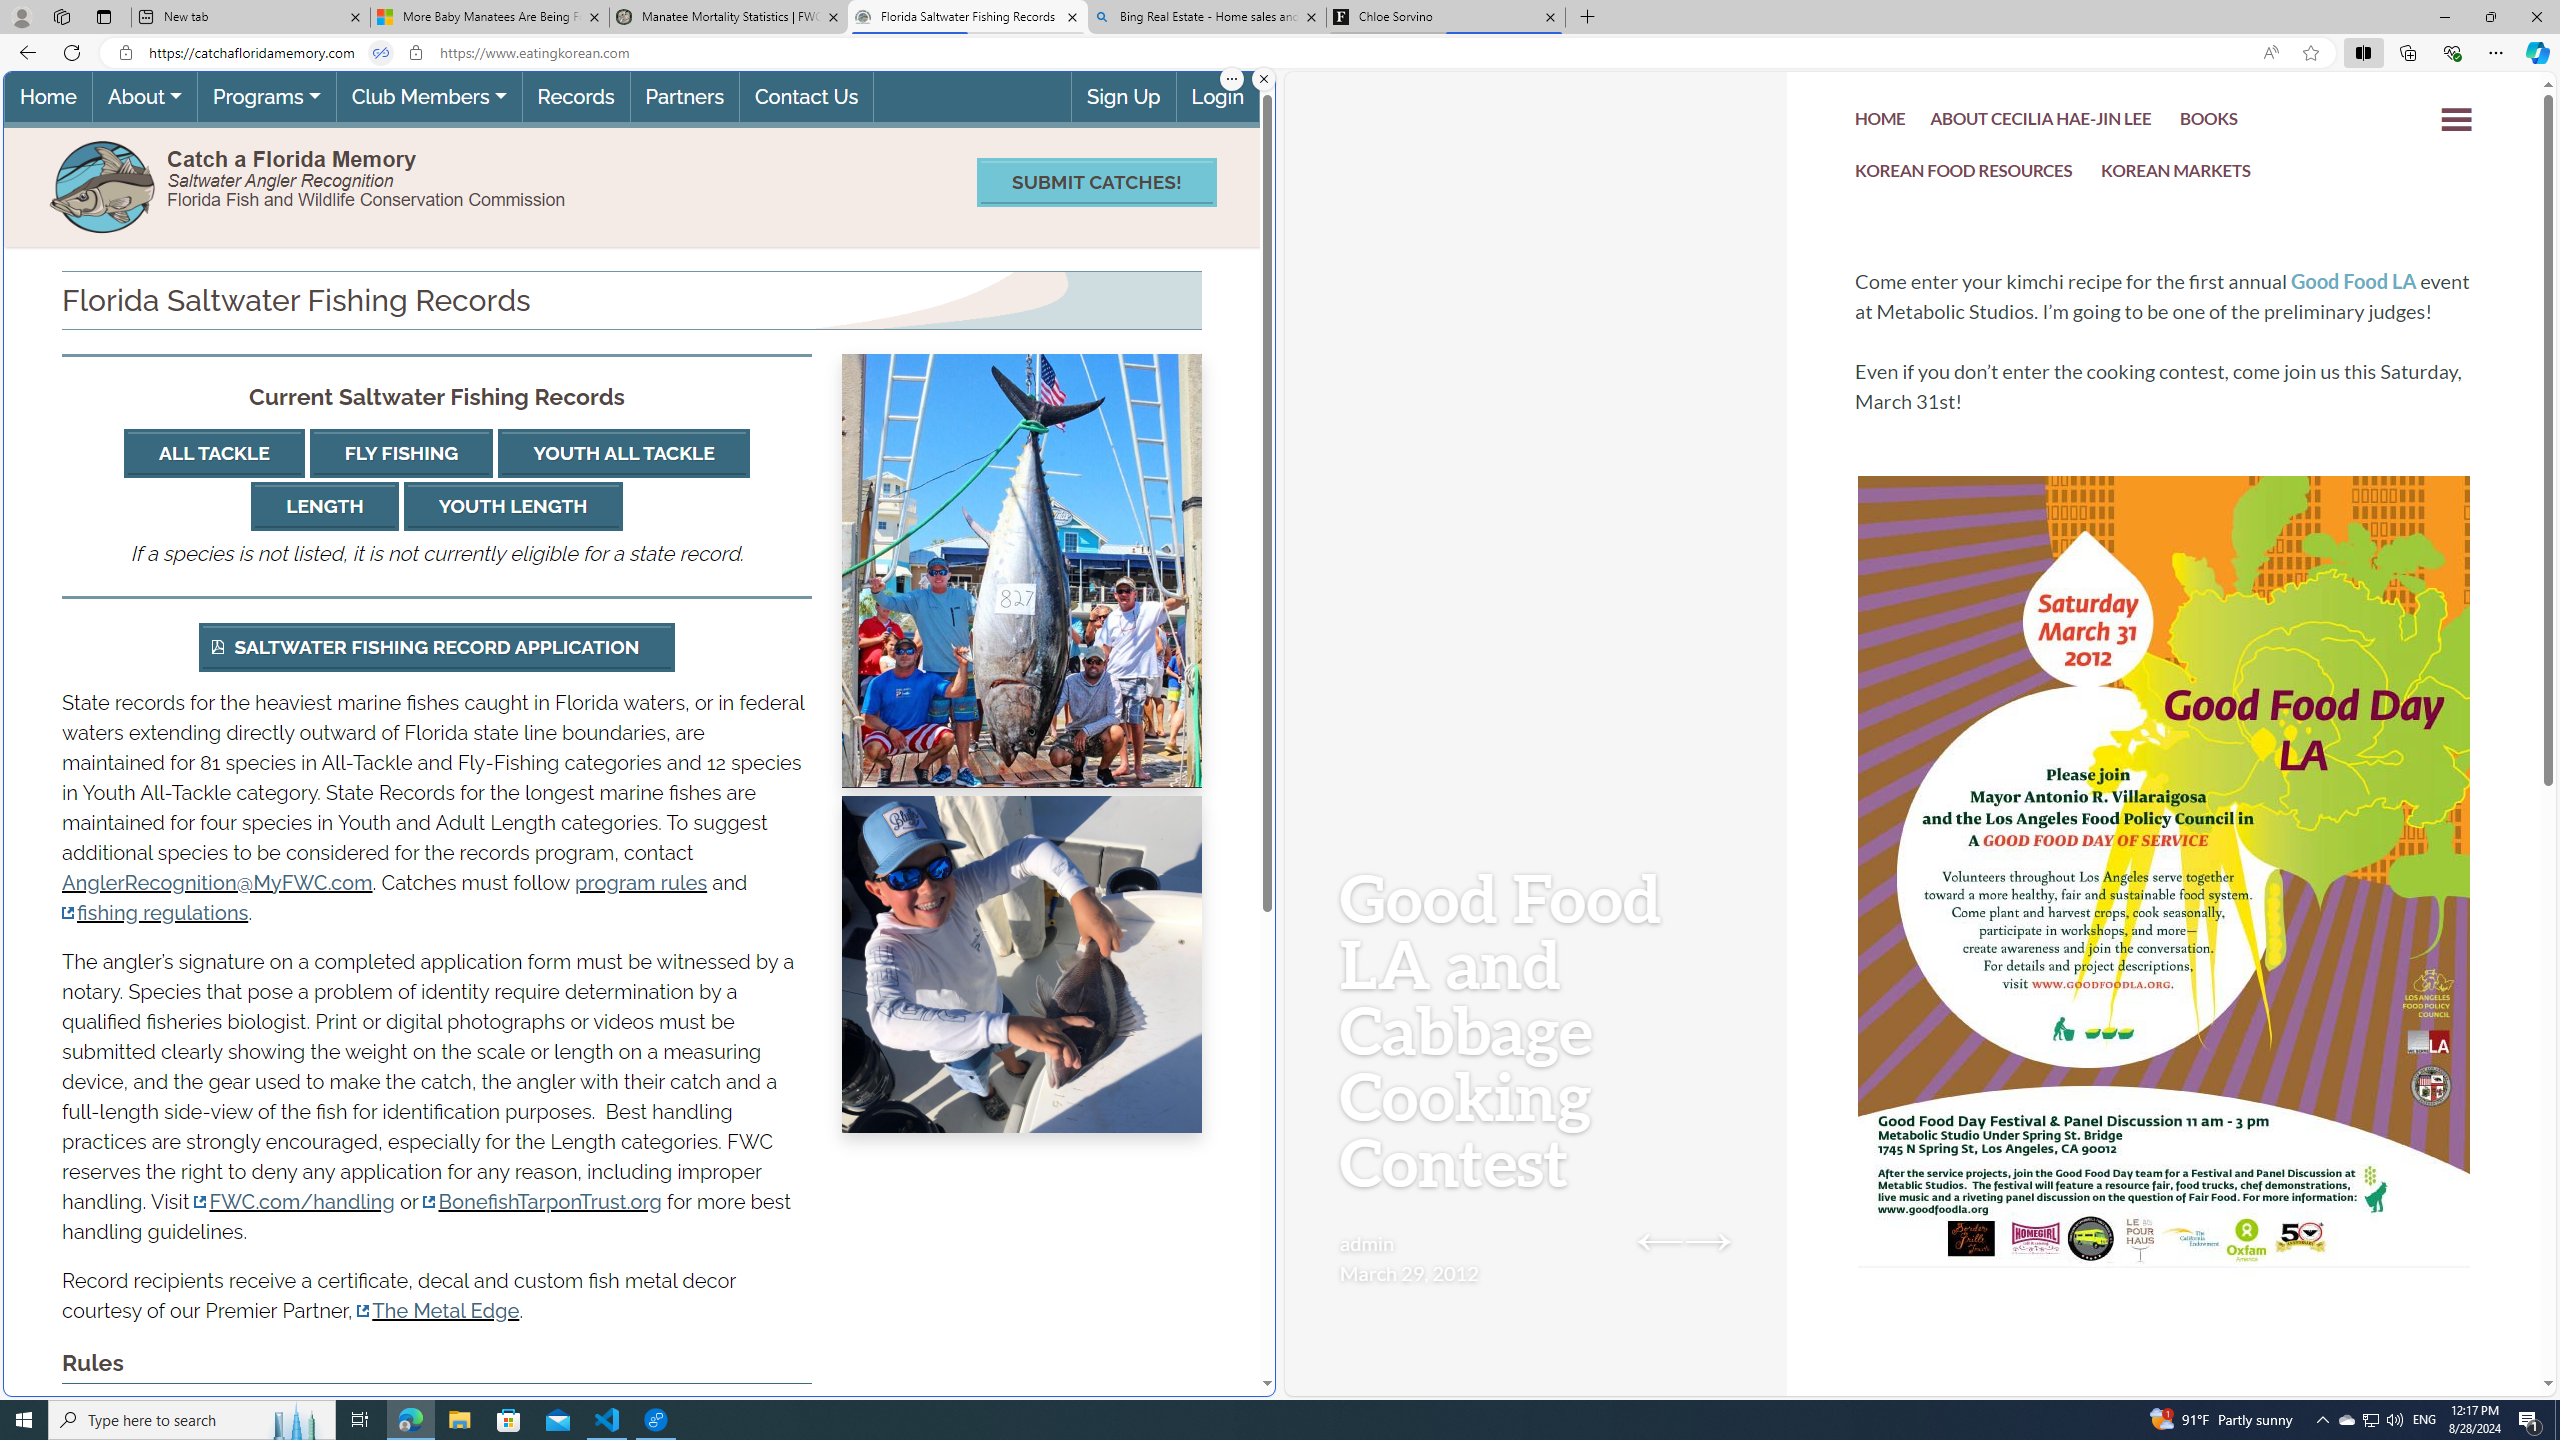  I want to click on 'ABOUT CECILIA HAE-JIN LEE', so click(2041, 122).